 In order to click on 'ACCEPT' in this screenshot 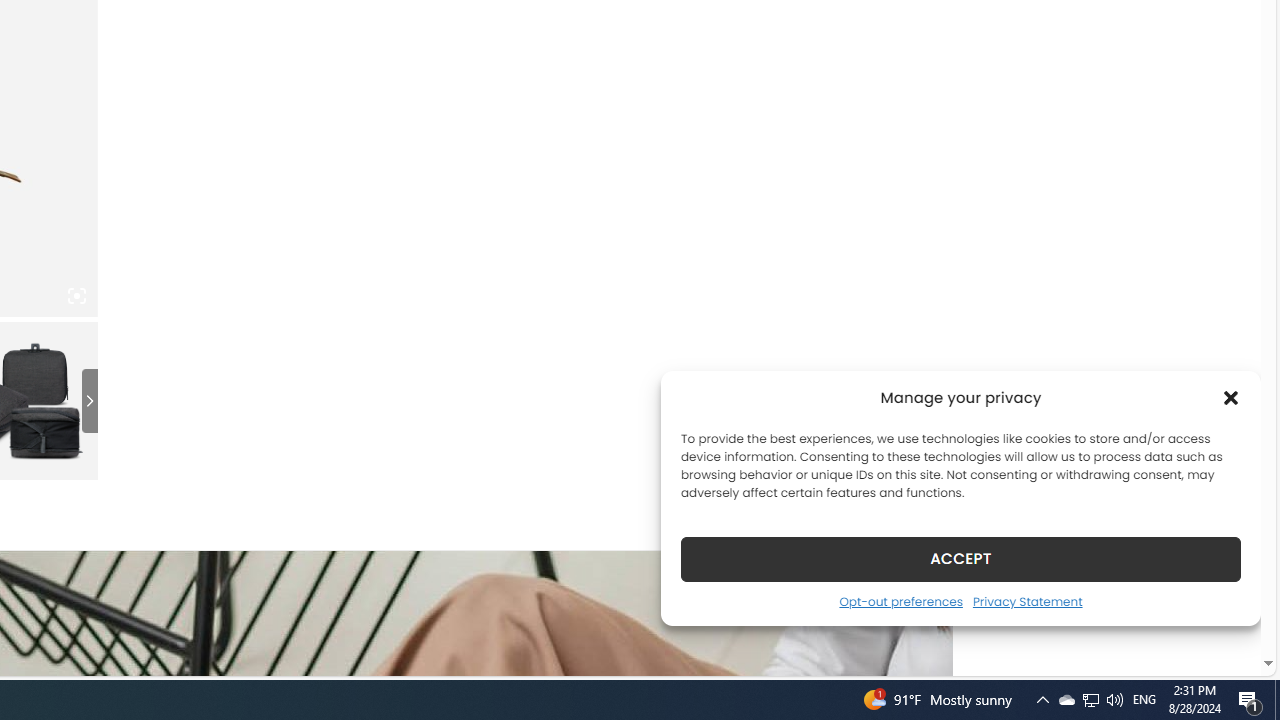, I will do `click(961, 558)`.